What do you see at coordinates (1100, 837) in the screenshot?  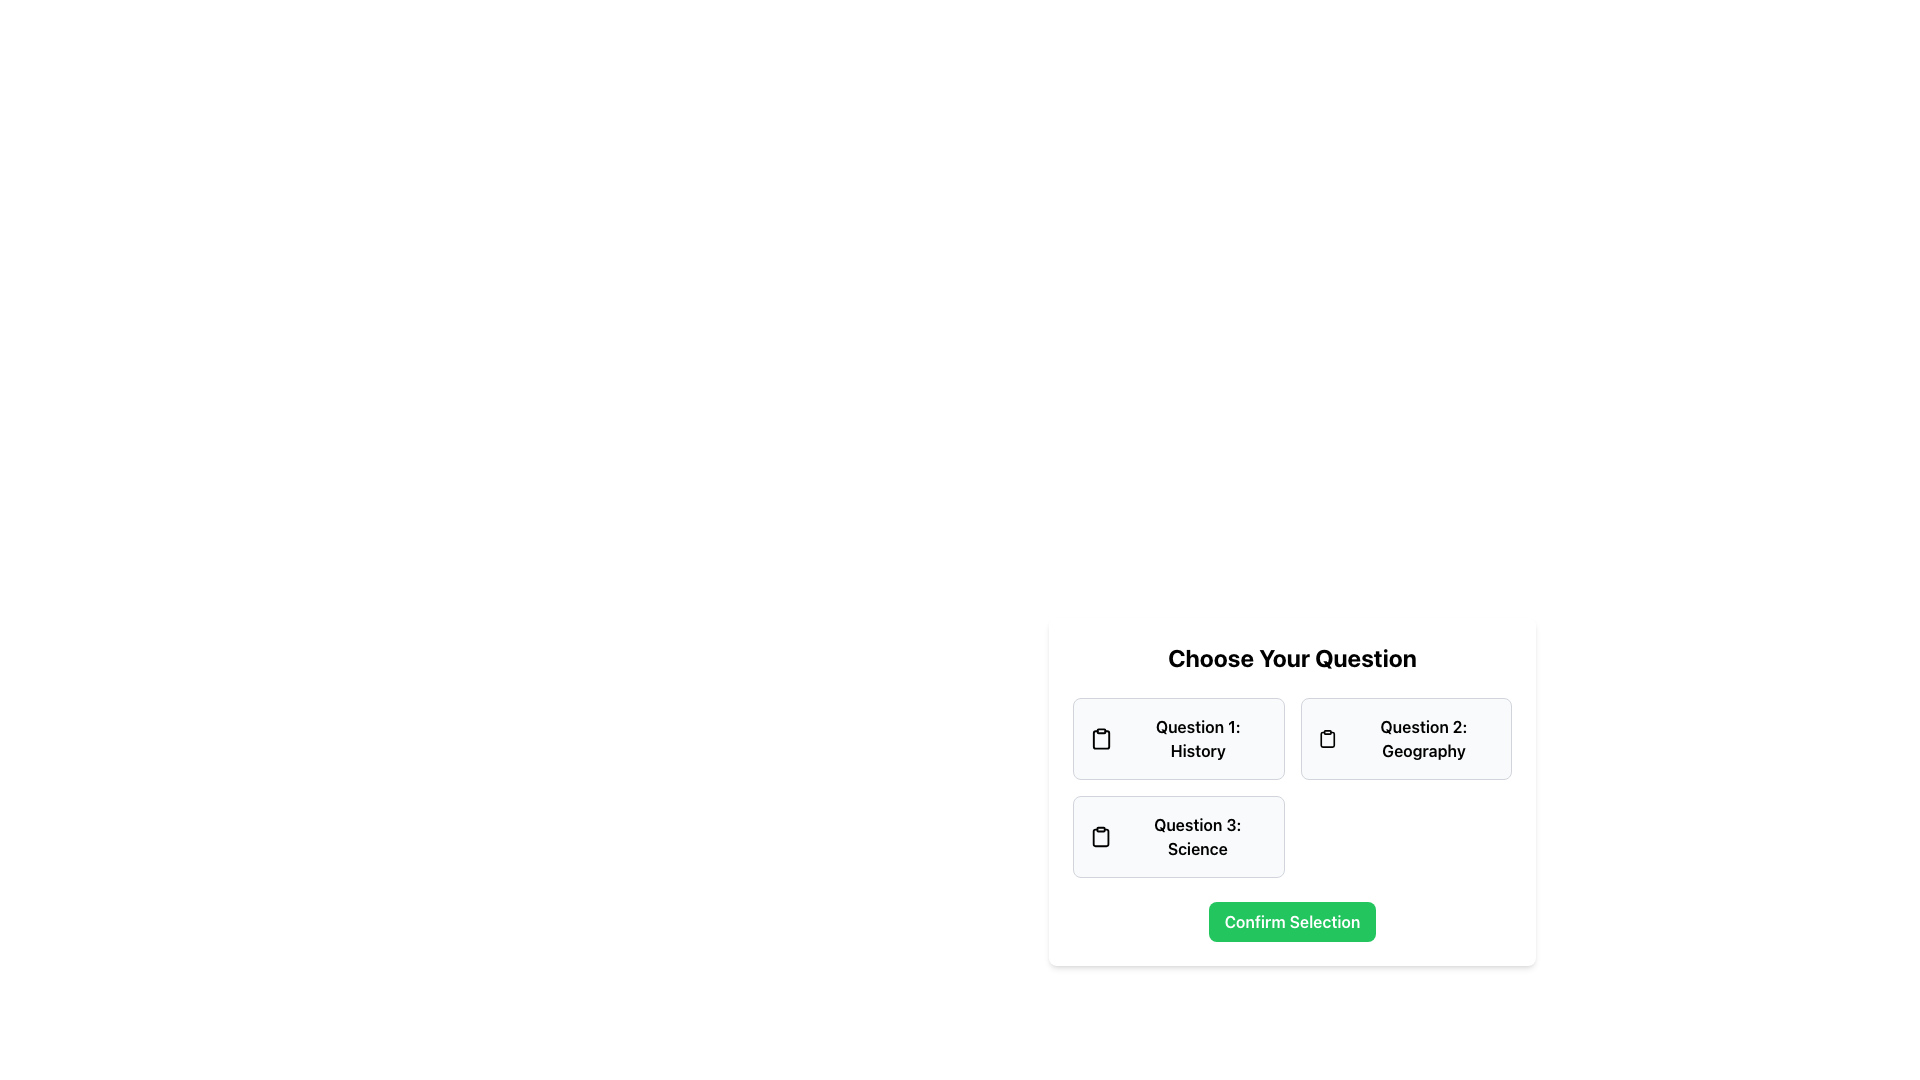 I see `the clipboard icon located within the 'Question 3: Science' button in the selection interface` at bounding box center [1100, 837].